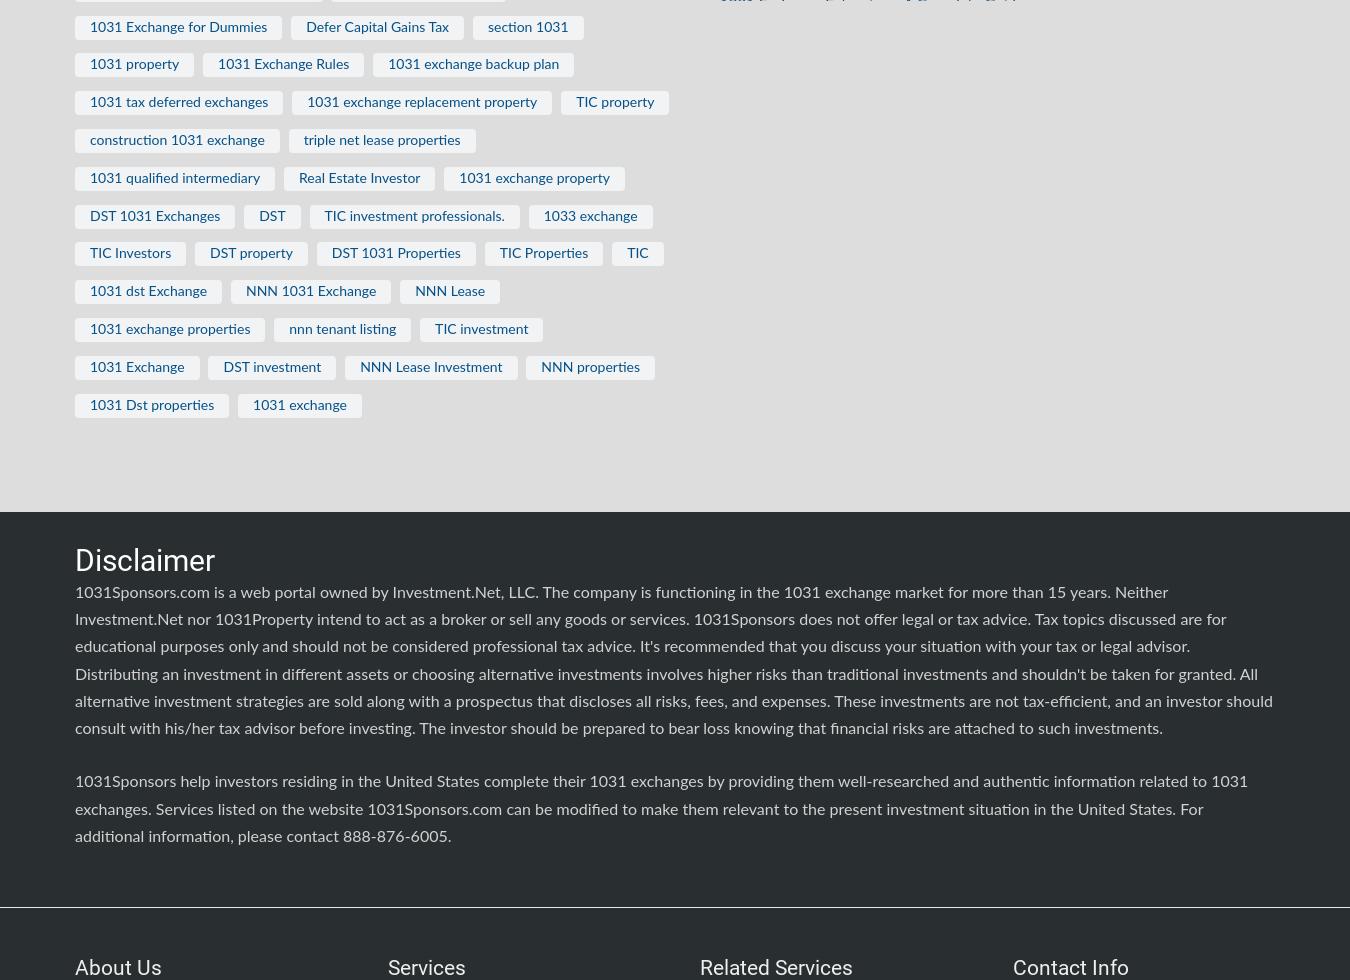 This screenshot has width=1350, height=980. Describe the element at coordinates (154, 215) in the screenshot. I see `'DST 1031 Exchanges'` at that location.